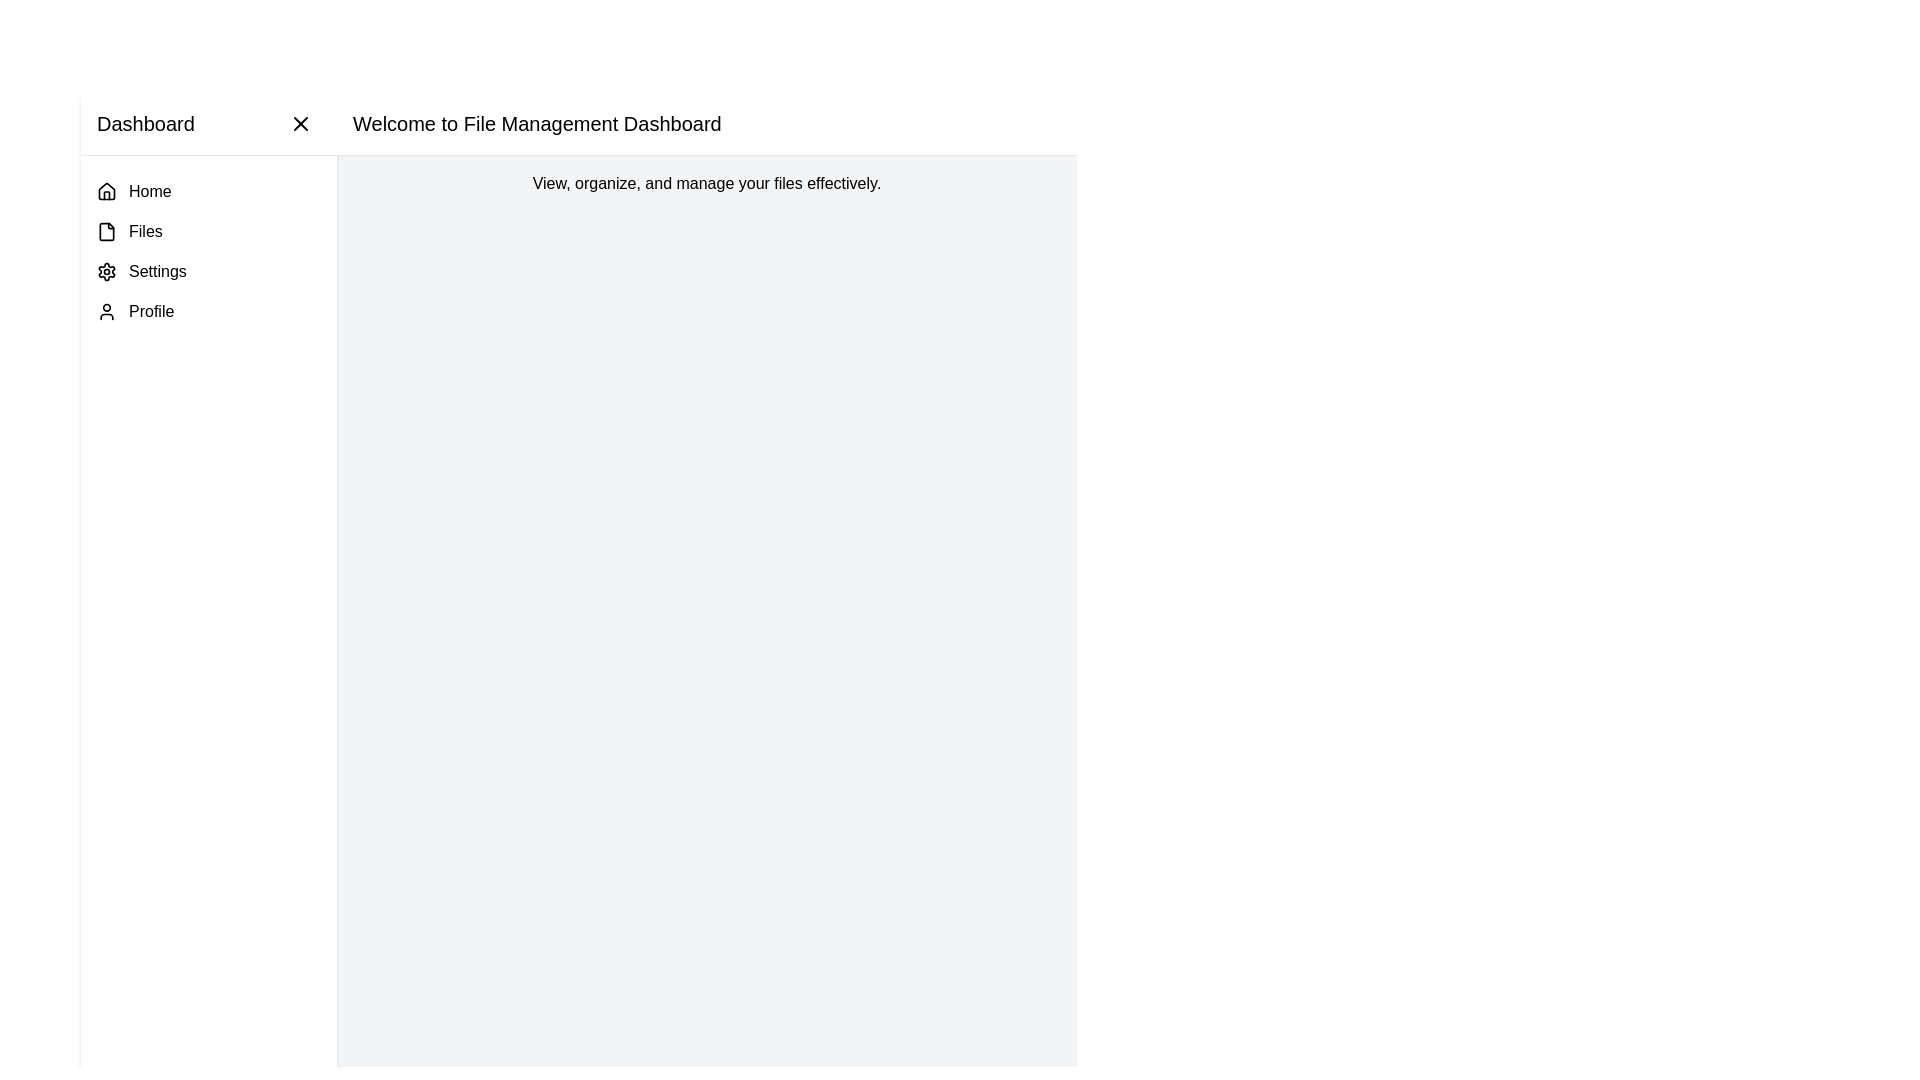  Describe the element at coordinates (706, 123) in the screenshot. I see `the Text Display Block with the title 'Welcome to File Management Dashboard', which is a prominent header section located near the top of the interface` at that location.